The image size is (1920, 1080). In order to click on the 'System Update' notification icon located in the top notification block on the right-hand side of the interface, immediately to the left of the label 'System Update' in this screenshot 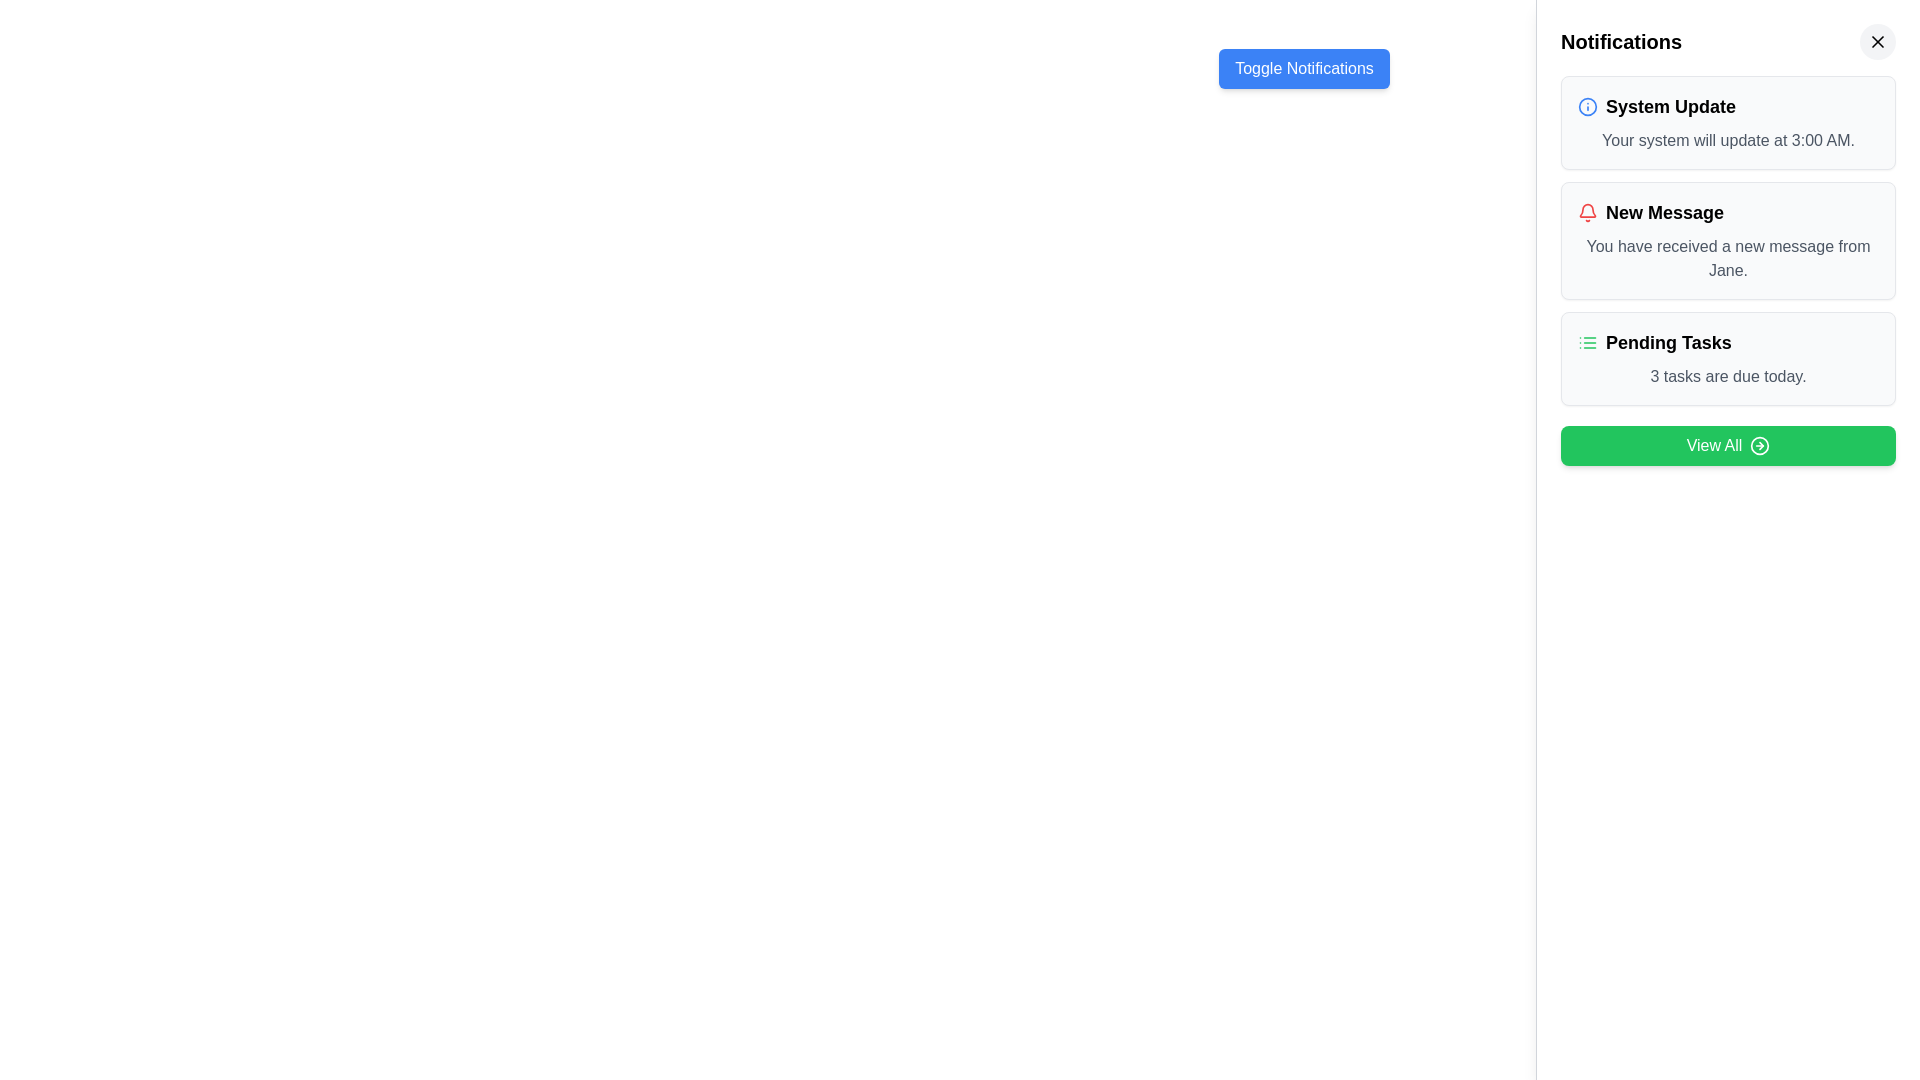, I will do `click(1587, 107)`.